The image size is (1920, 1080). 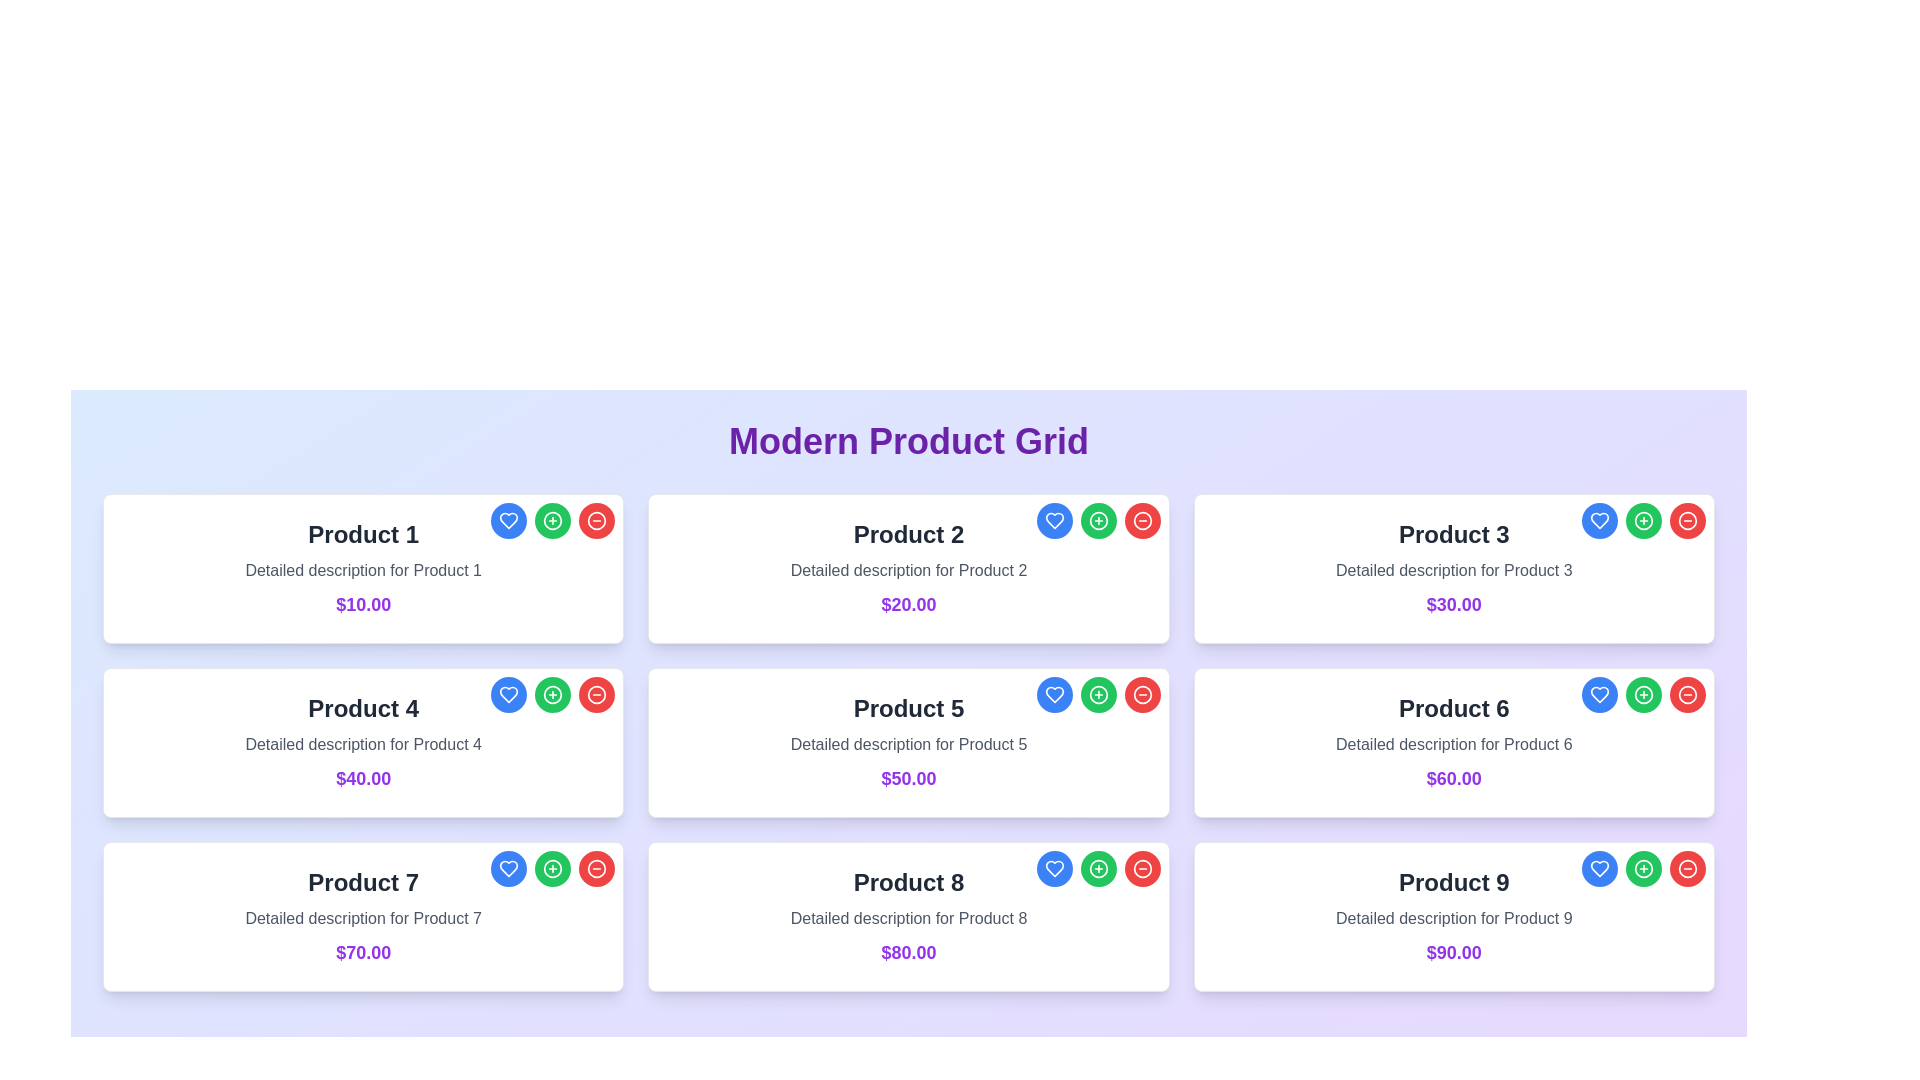 What do you see at coordinates (596, 693) in the screenshot?
I see `the decorative vector circle element, which is part of an SVG icon representing a minus sign inside a circle, located in the top-right corner of the product card` at bounding box center [596, 693].